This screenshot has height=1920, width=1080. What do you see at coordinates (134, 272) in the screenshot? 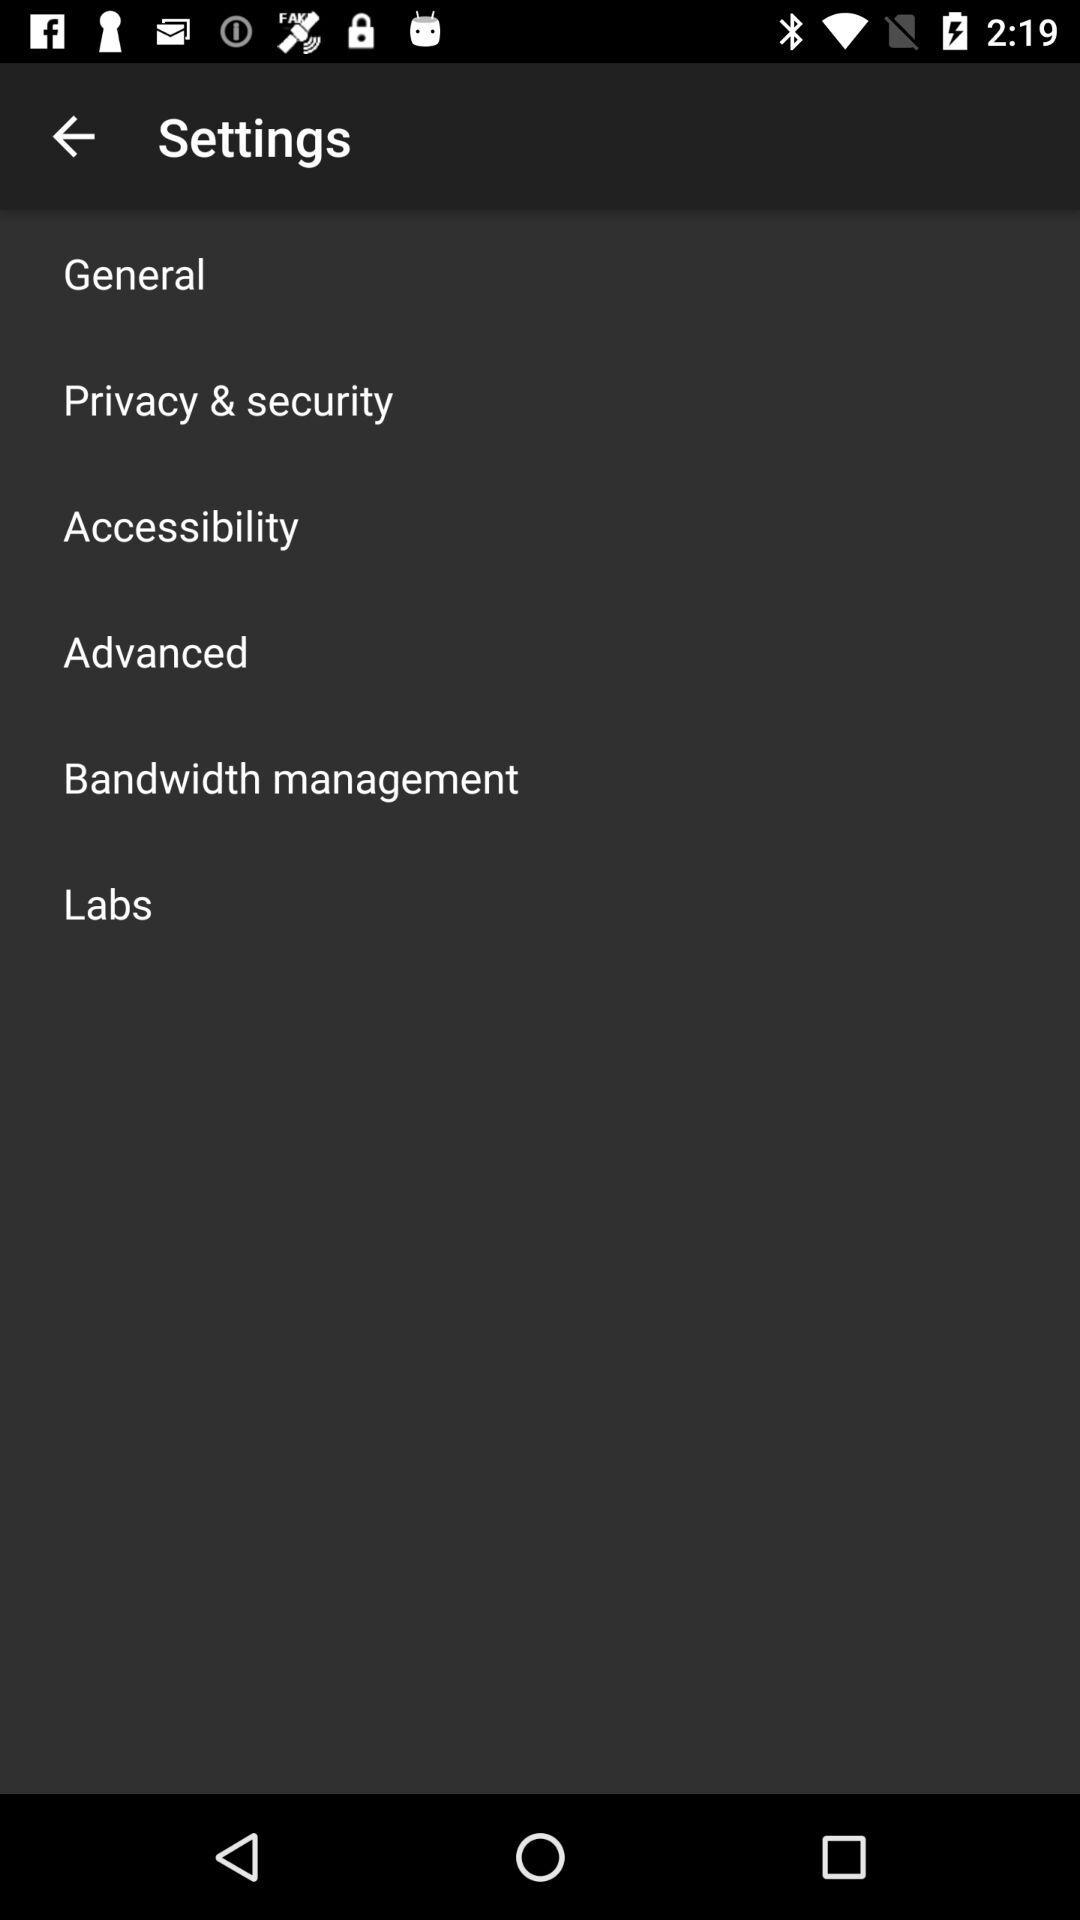
I see `the item above the privacy & security item` at bounding box center [134, 272].